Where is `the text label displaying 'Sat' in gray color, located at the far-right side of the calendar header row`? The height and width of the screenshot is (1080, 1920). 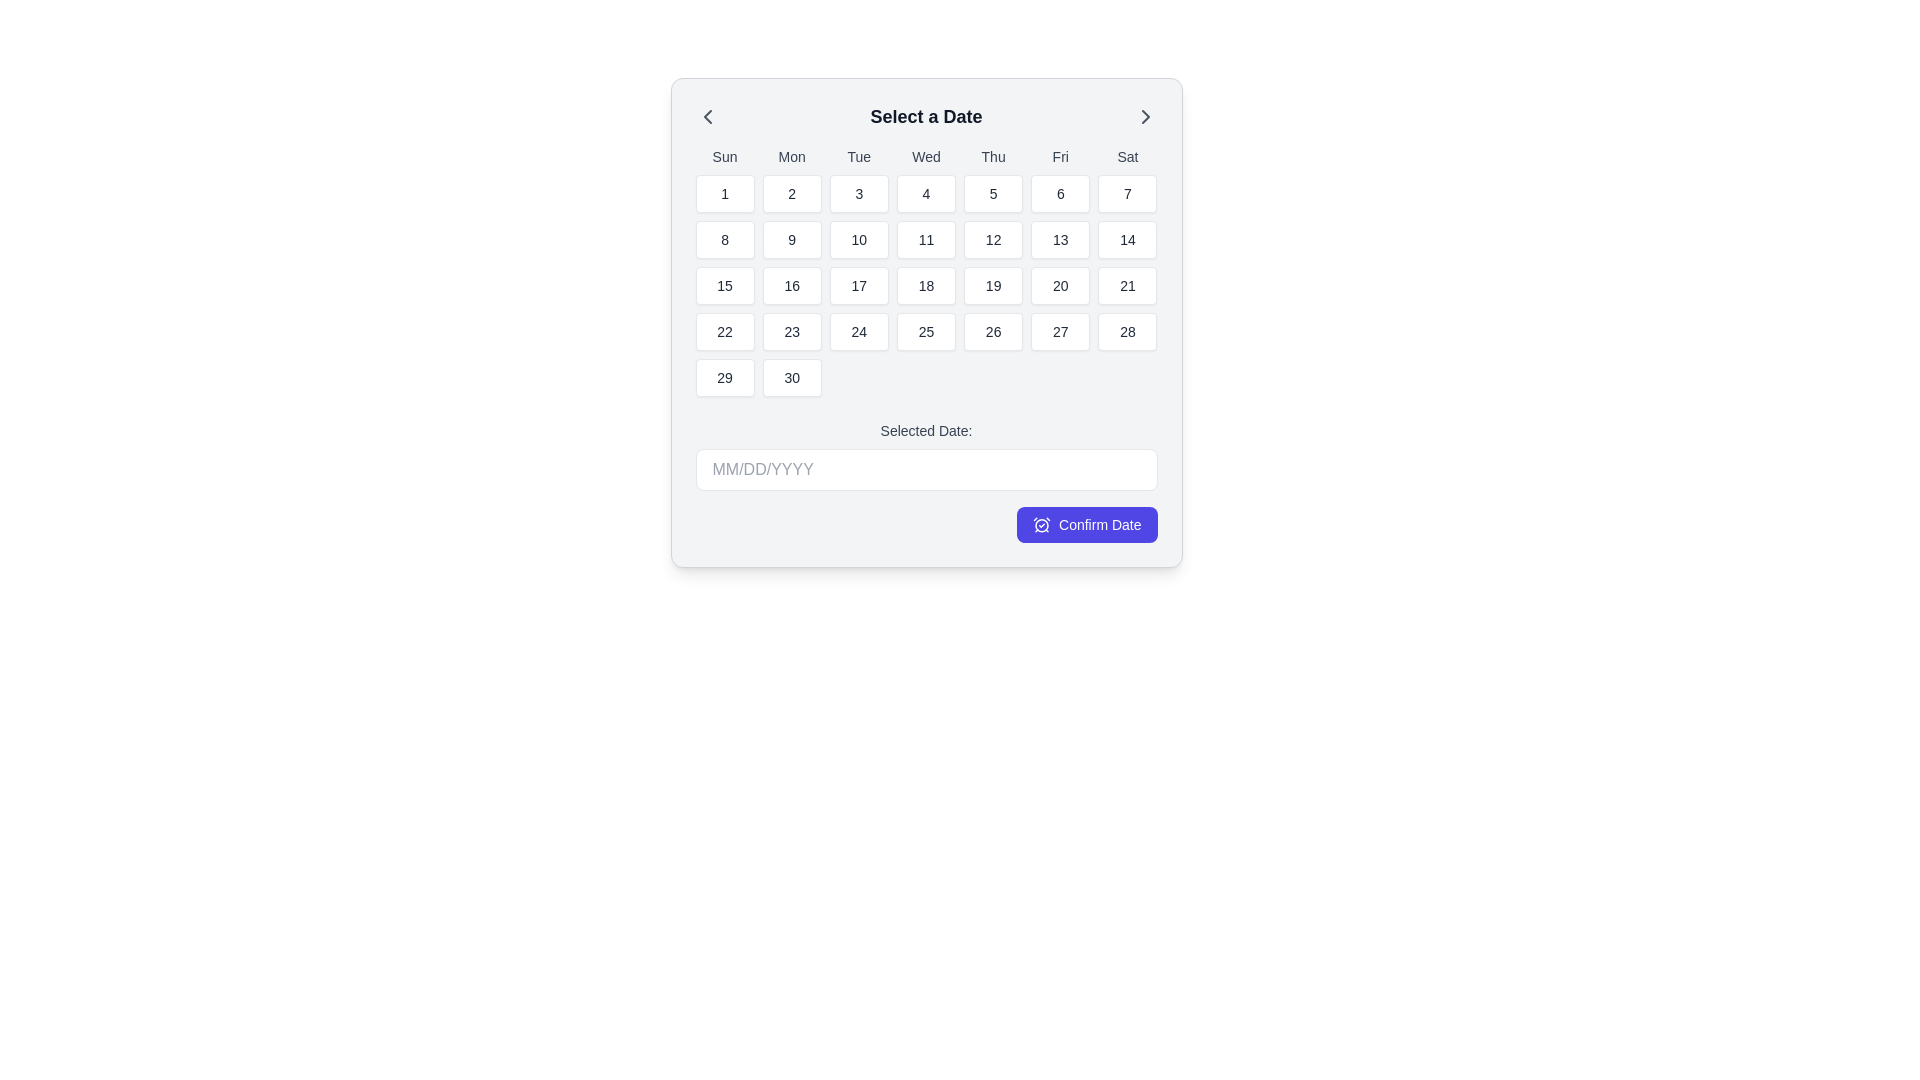
the text label displaying 'Sat' in gray color, located at the far-right side of the calendar header row is located at coordinates (1128, 156).